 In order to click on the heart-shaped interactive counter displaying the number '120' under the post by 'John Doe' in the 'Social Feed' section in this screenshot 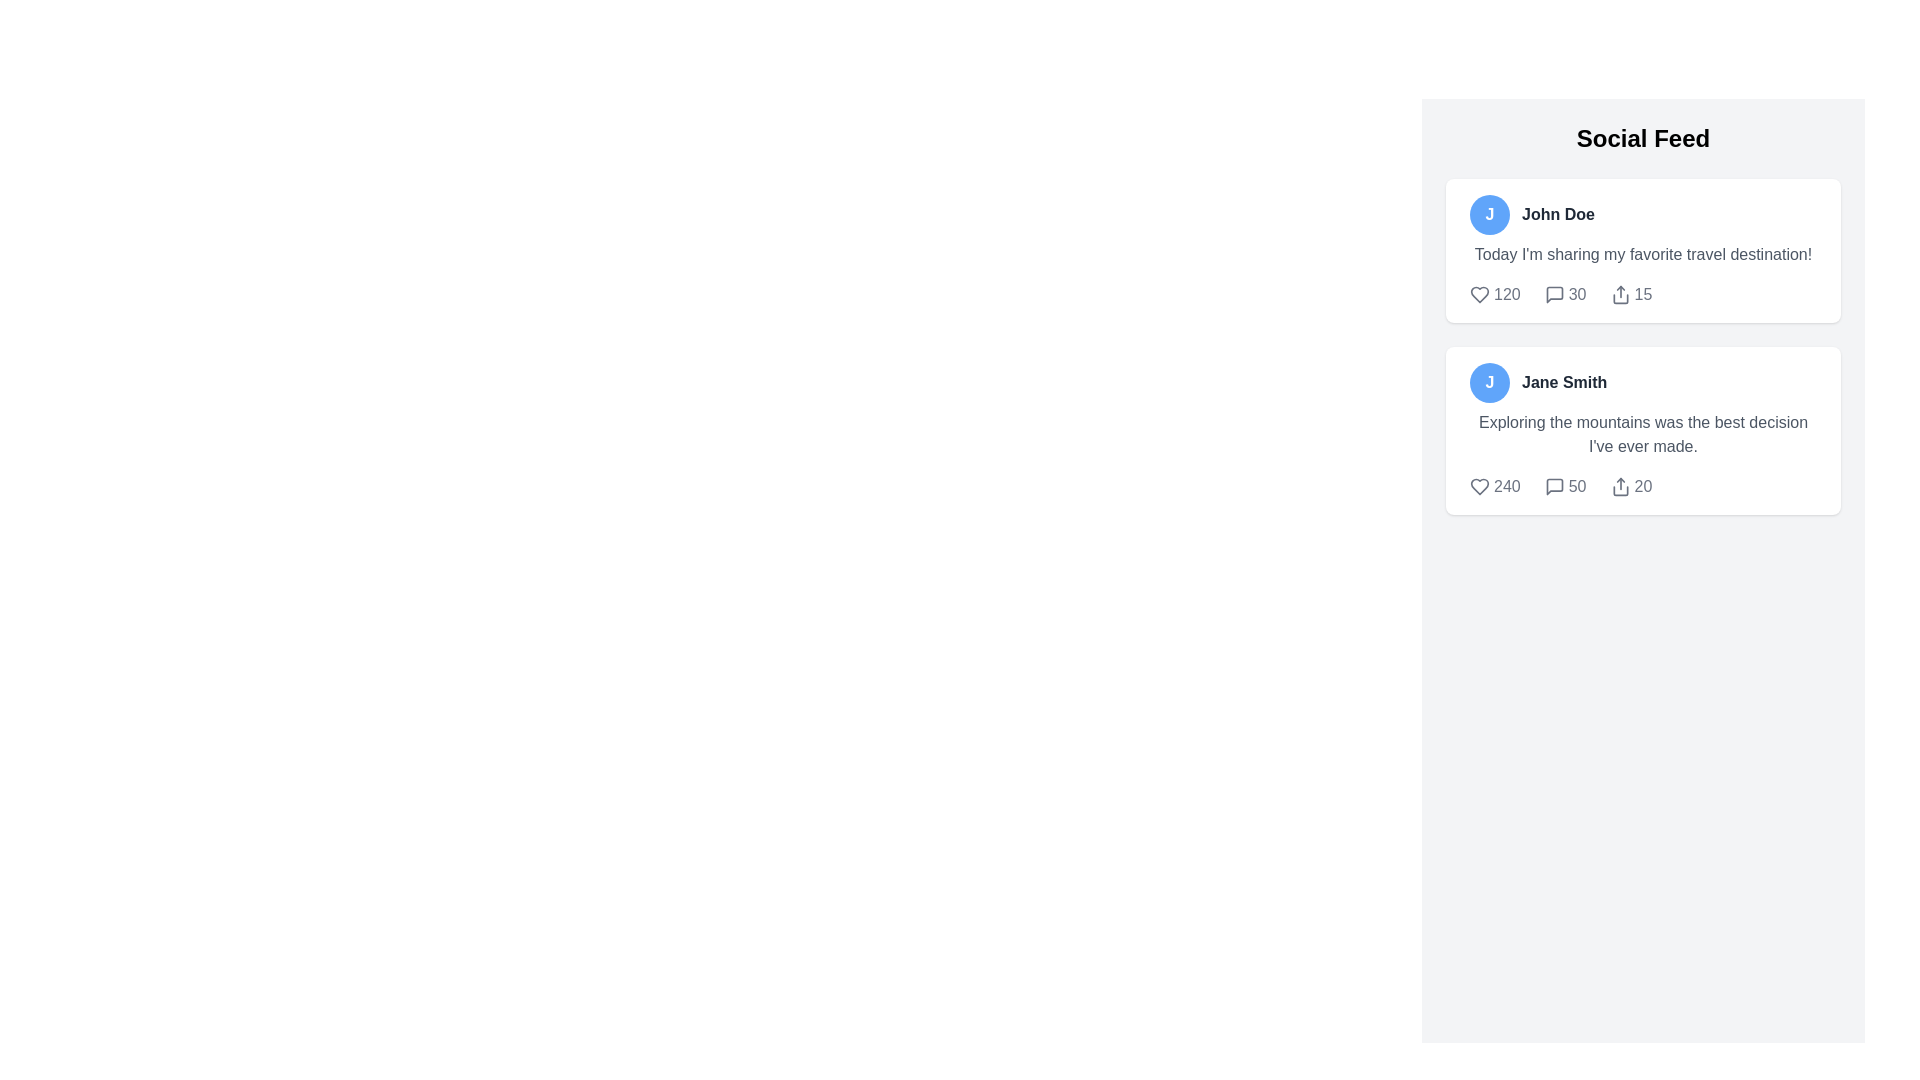, I will do `click(1495, 294)`.